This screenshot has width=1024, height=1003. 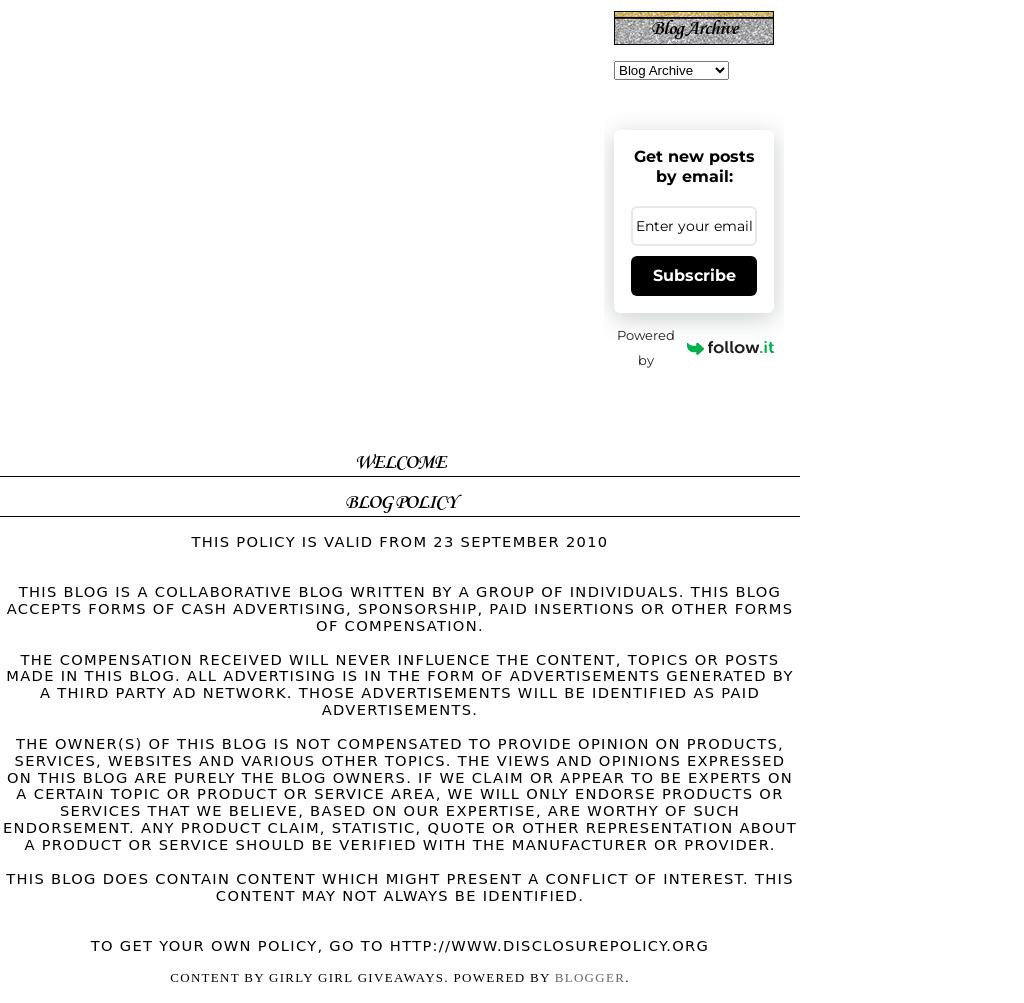 What do you see at coordinates (90, 944) in the screenshot?
I see `'To get your own policy, go to http://www.disclosurepolicy.org'` at bounding box center [90, 944].